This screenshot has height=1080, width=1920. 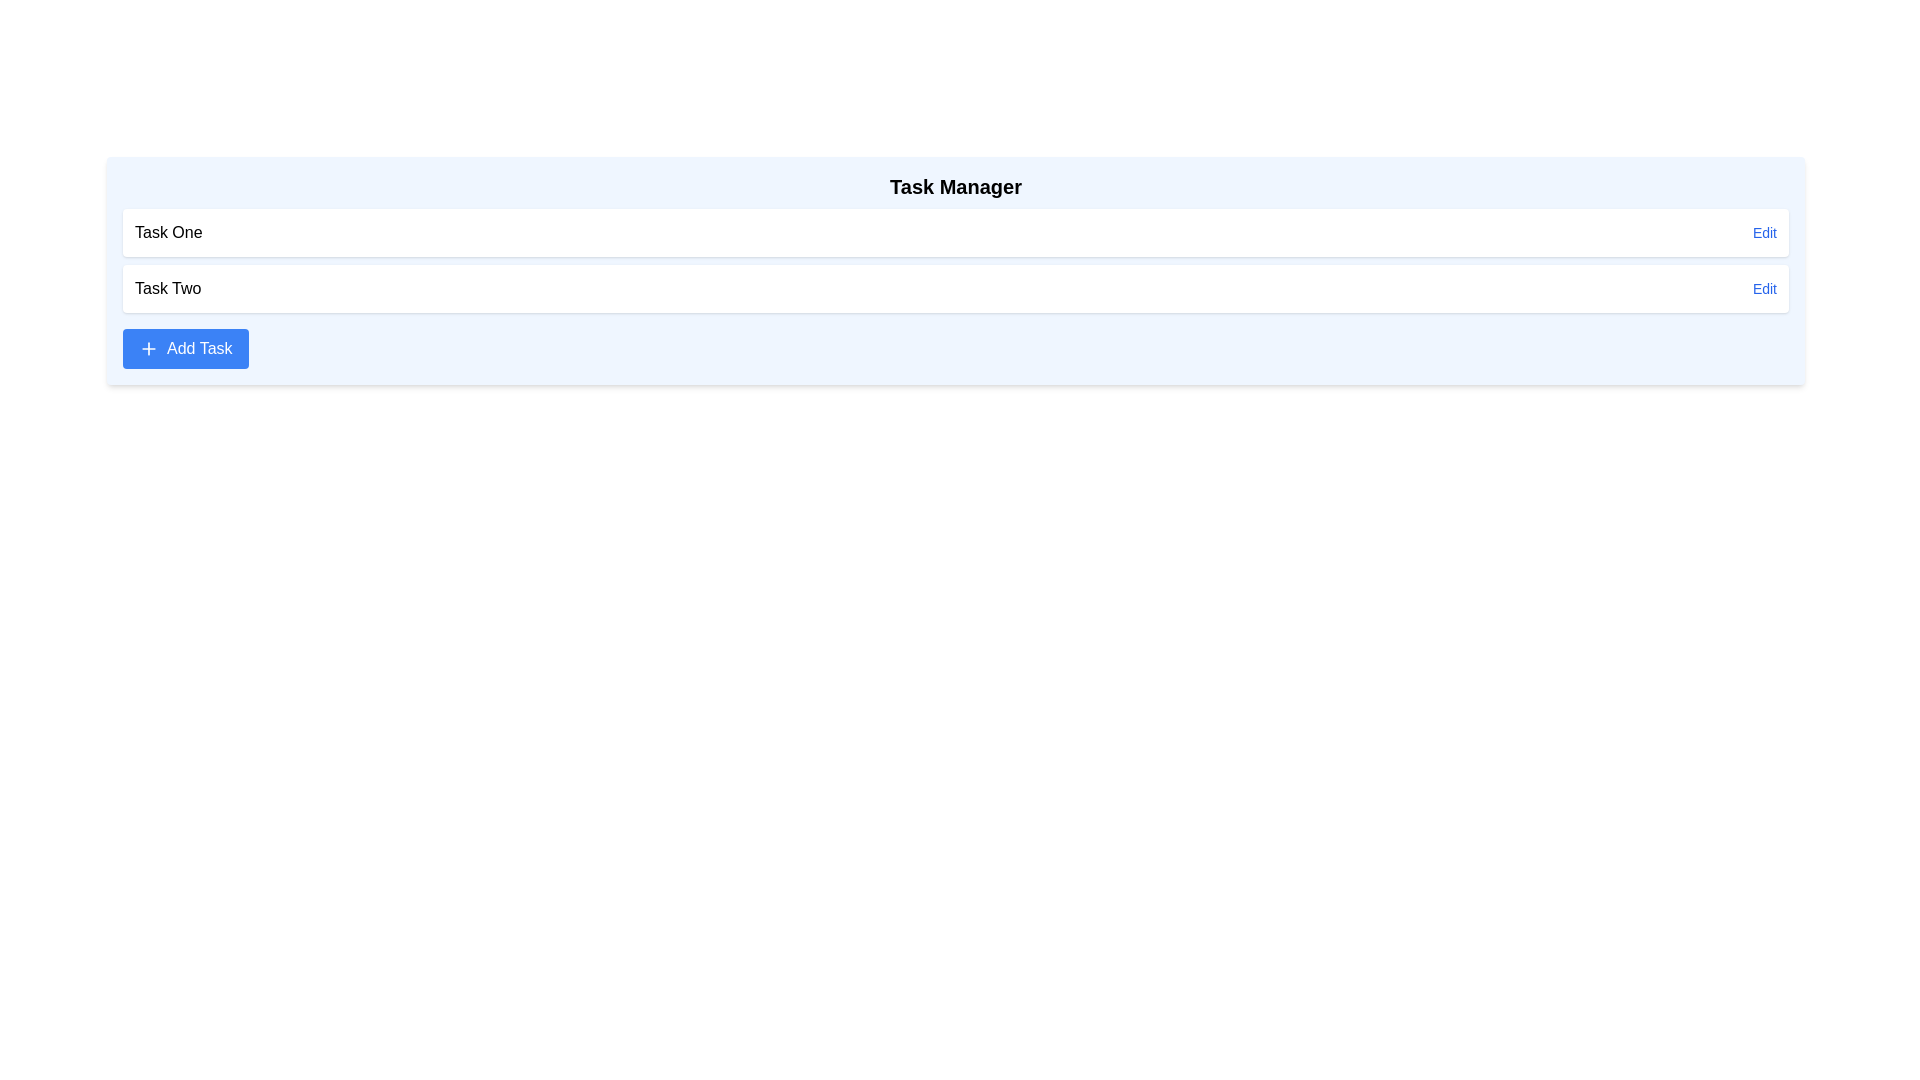 What do you see at coordinates (185, 347) in the screenshot?
I see `the blue 'Add Task' button located below the list of tasks in the 'Task Manager', which has a white plus icon on its left side` at bounding box center [185, 347].